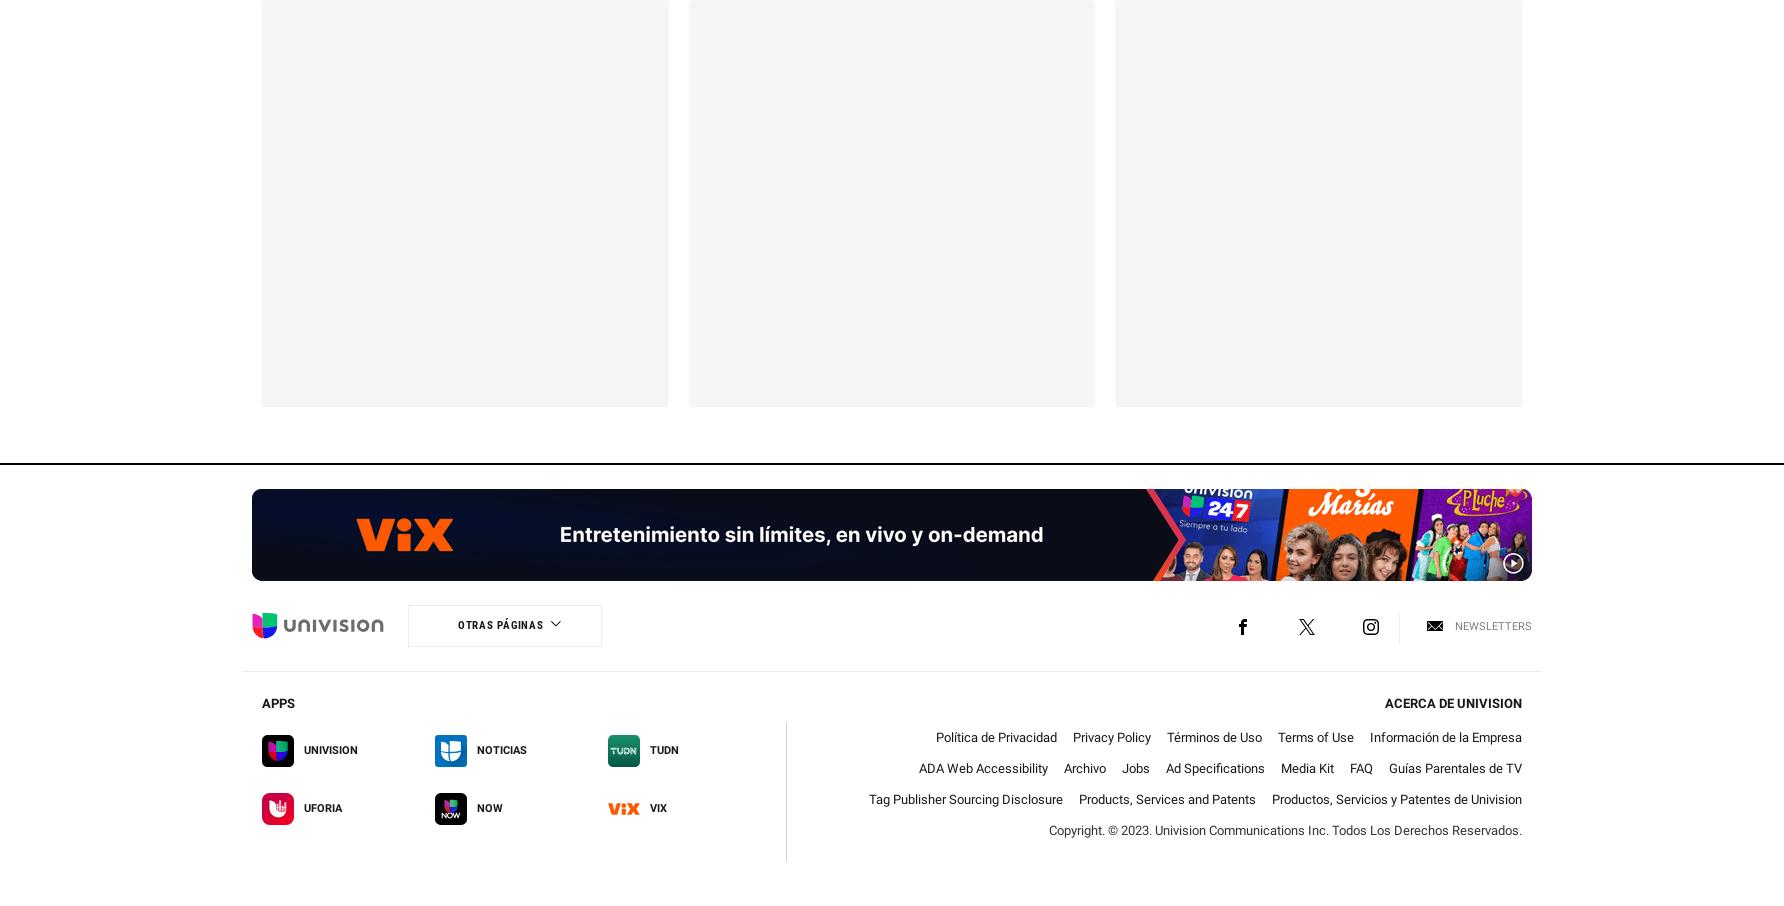 This screenshot has width=1784, height=906. What do you see at coordinates (1166, 735) in the screenshot?
I see `'Términos de Uso'` at bounding box center [1166, 735].